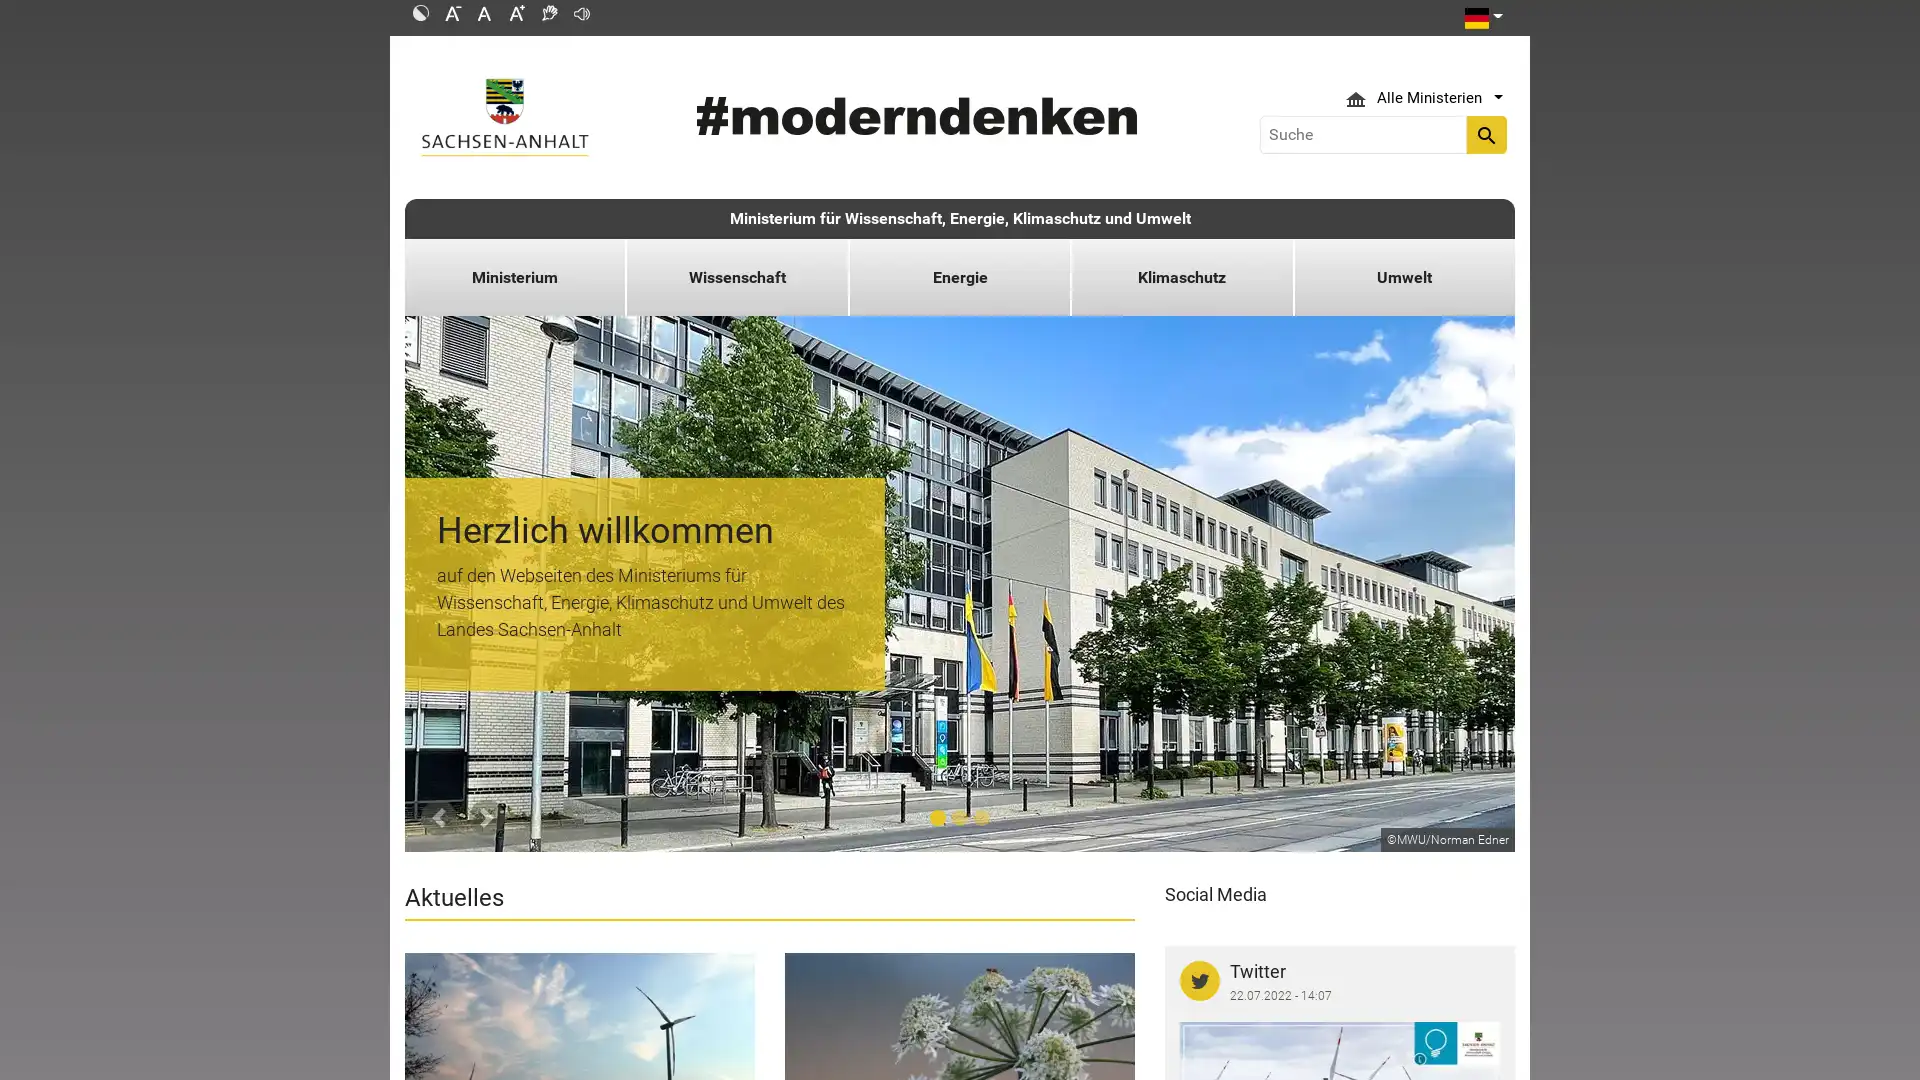 The image size is (1920, 1080). What do you see at coordinates (1487, 134) in the screenshot?
I see `search` at bounding box center [1487, 134].